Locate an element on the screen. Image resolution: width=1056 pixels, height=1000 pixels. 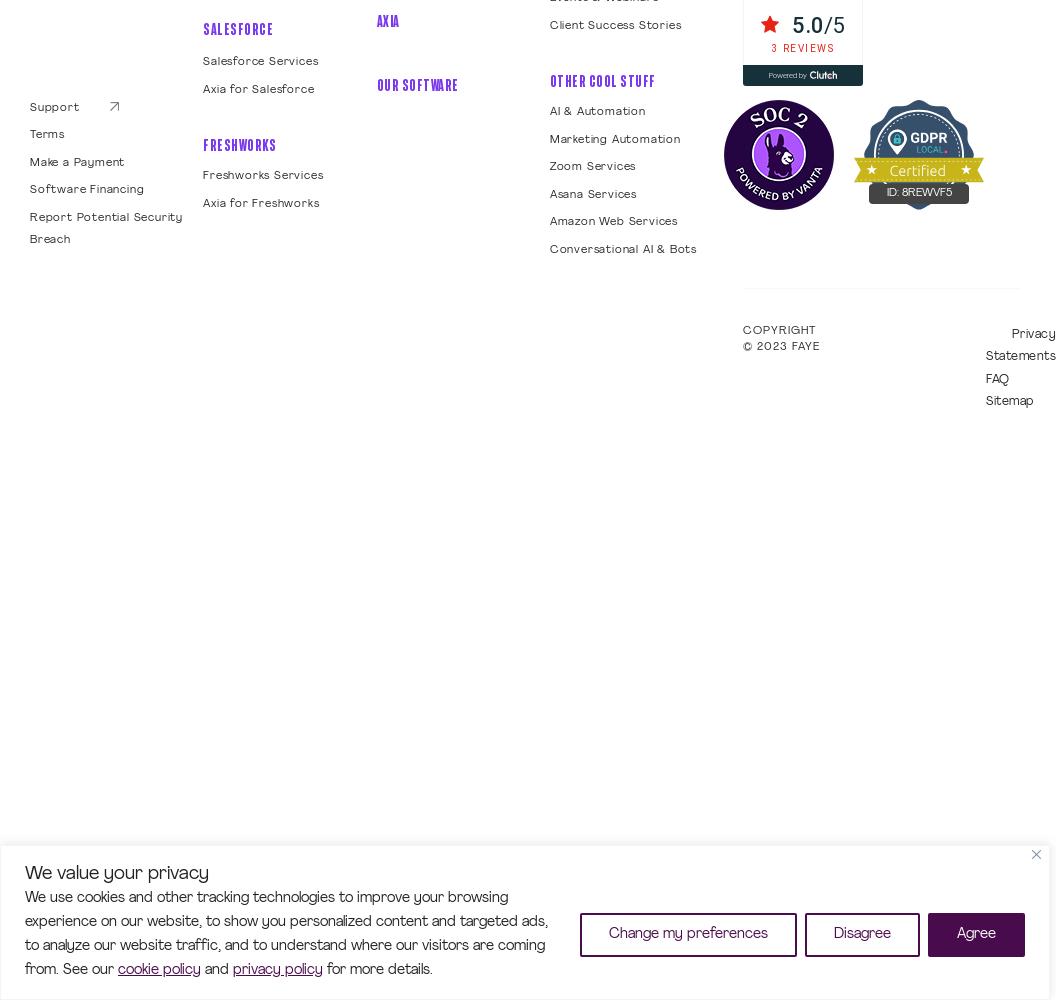
'Zoom Services' is located at coordinates (592, 167).